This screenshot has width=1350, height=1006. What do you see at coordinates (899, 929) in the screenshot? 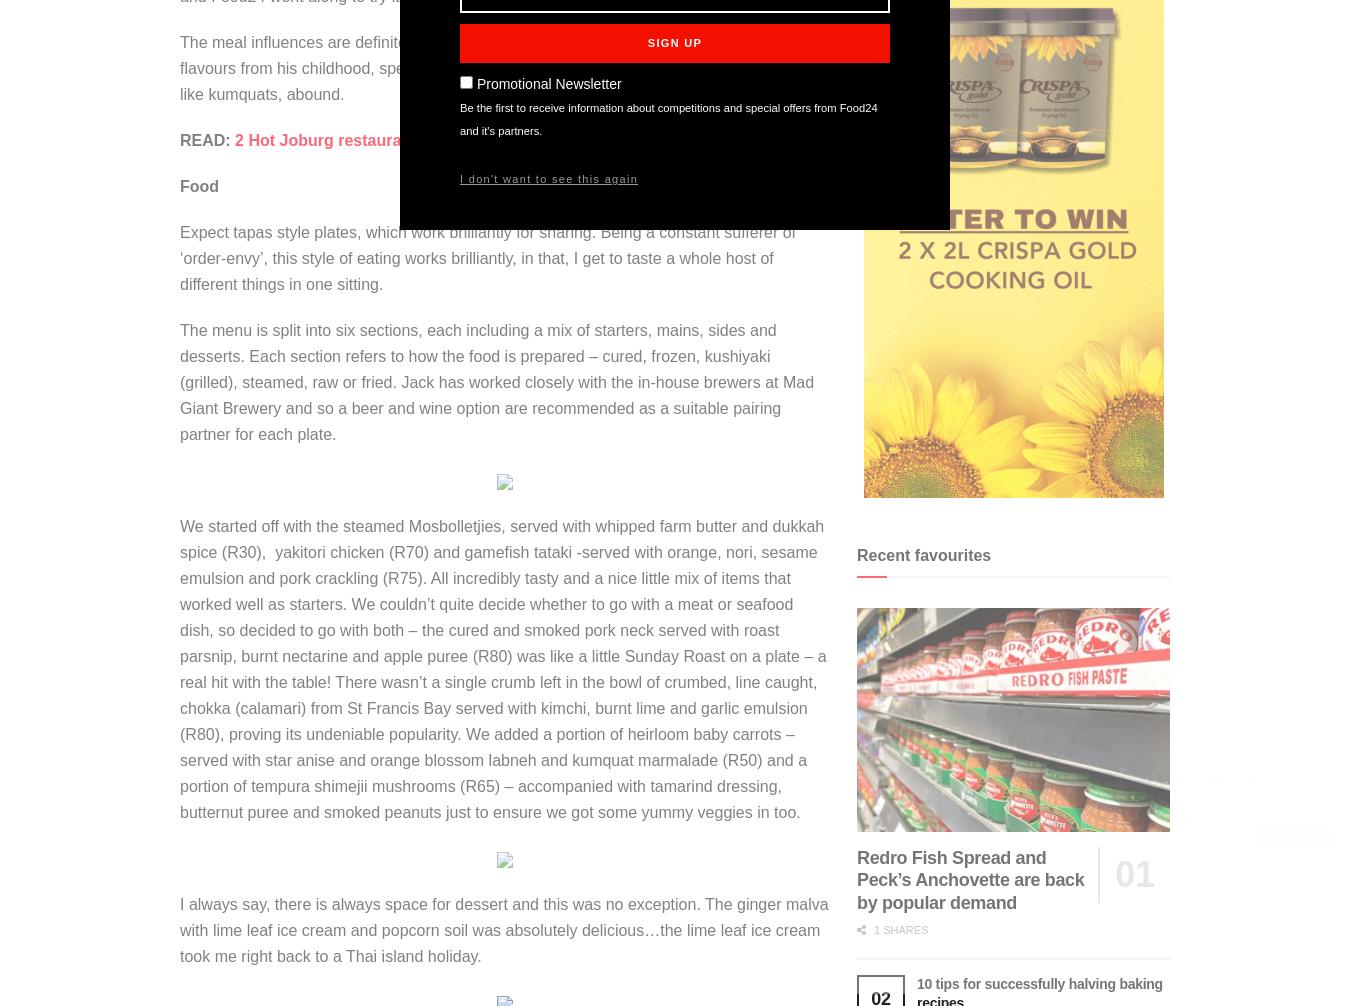
I see `'1 shares'` at bounding box center [899, 929].